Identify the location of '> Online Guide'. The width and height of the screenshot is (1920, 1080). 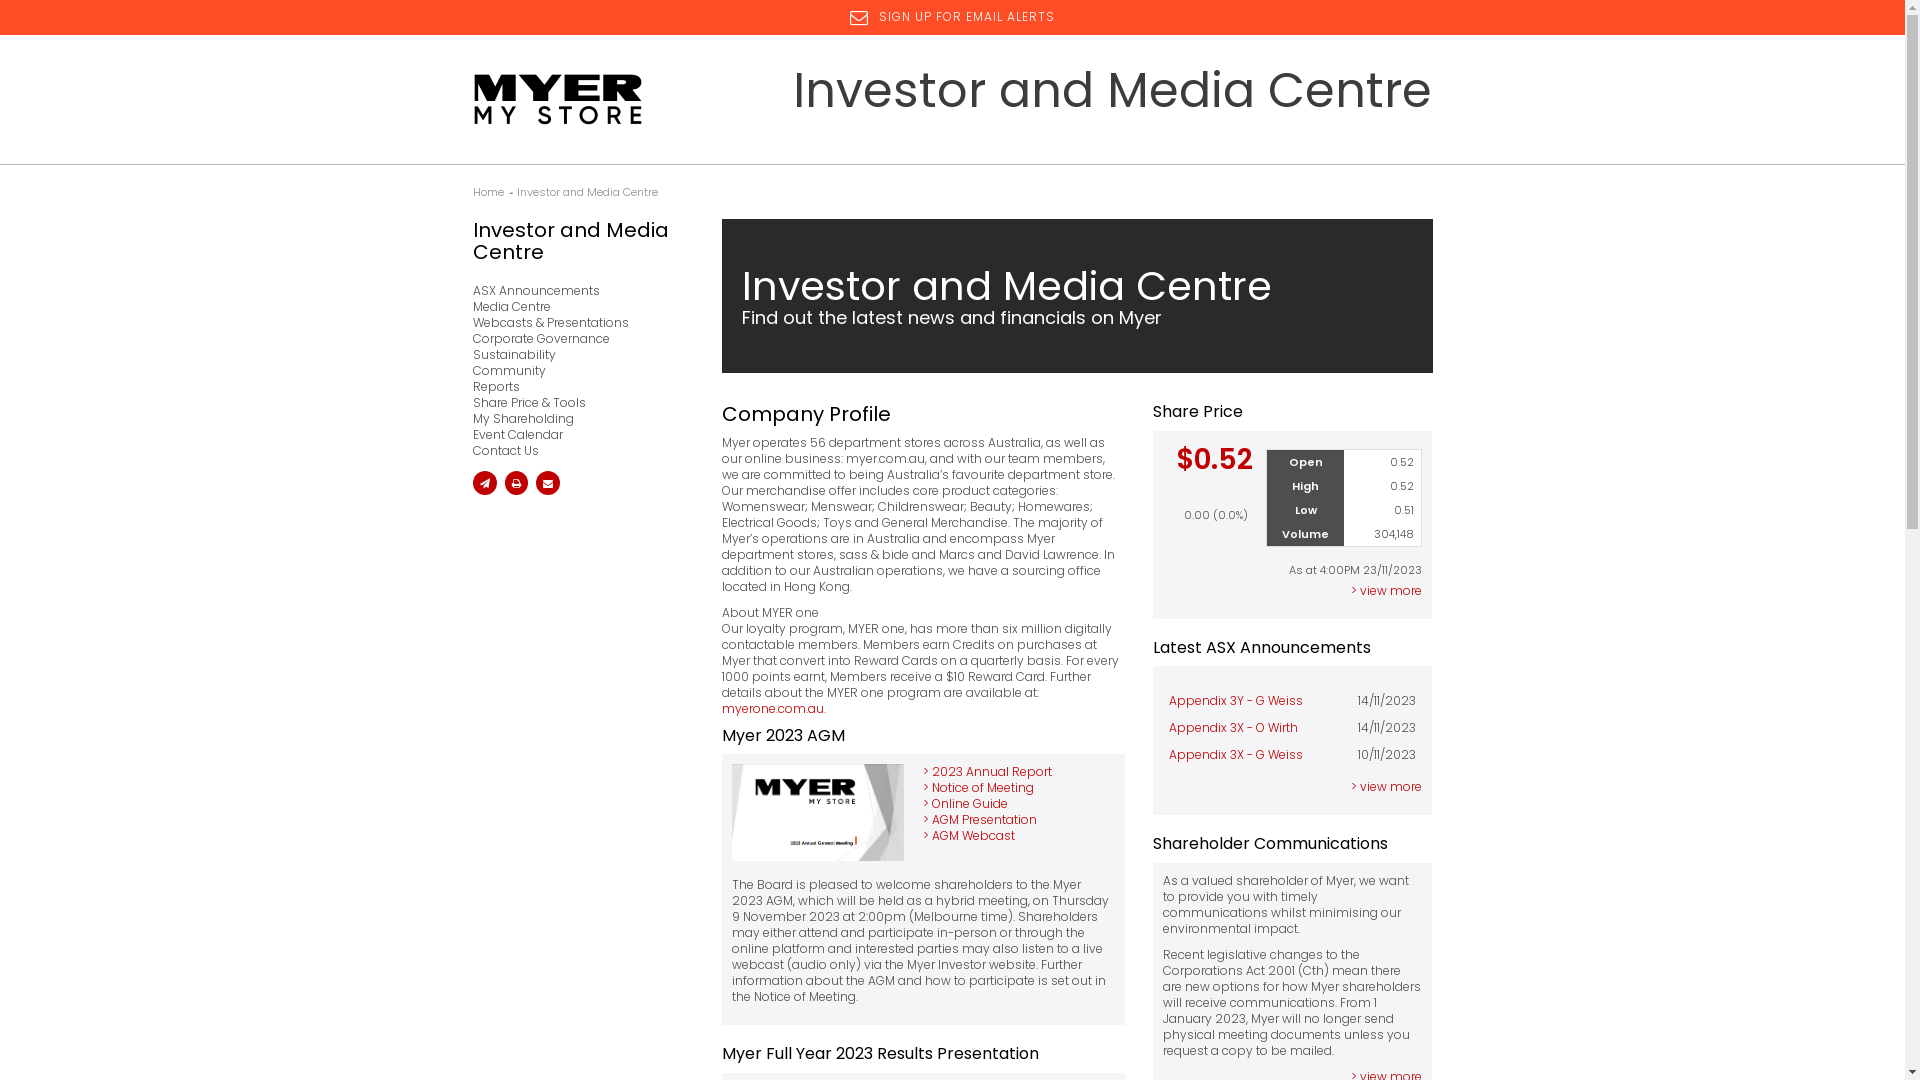
(921, 802).